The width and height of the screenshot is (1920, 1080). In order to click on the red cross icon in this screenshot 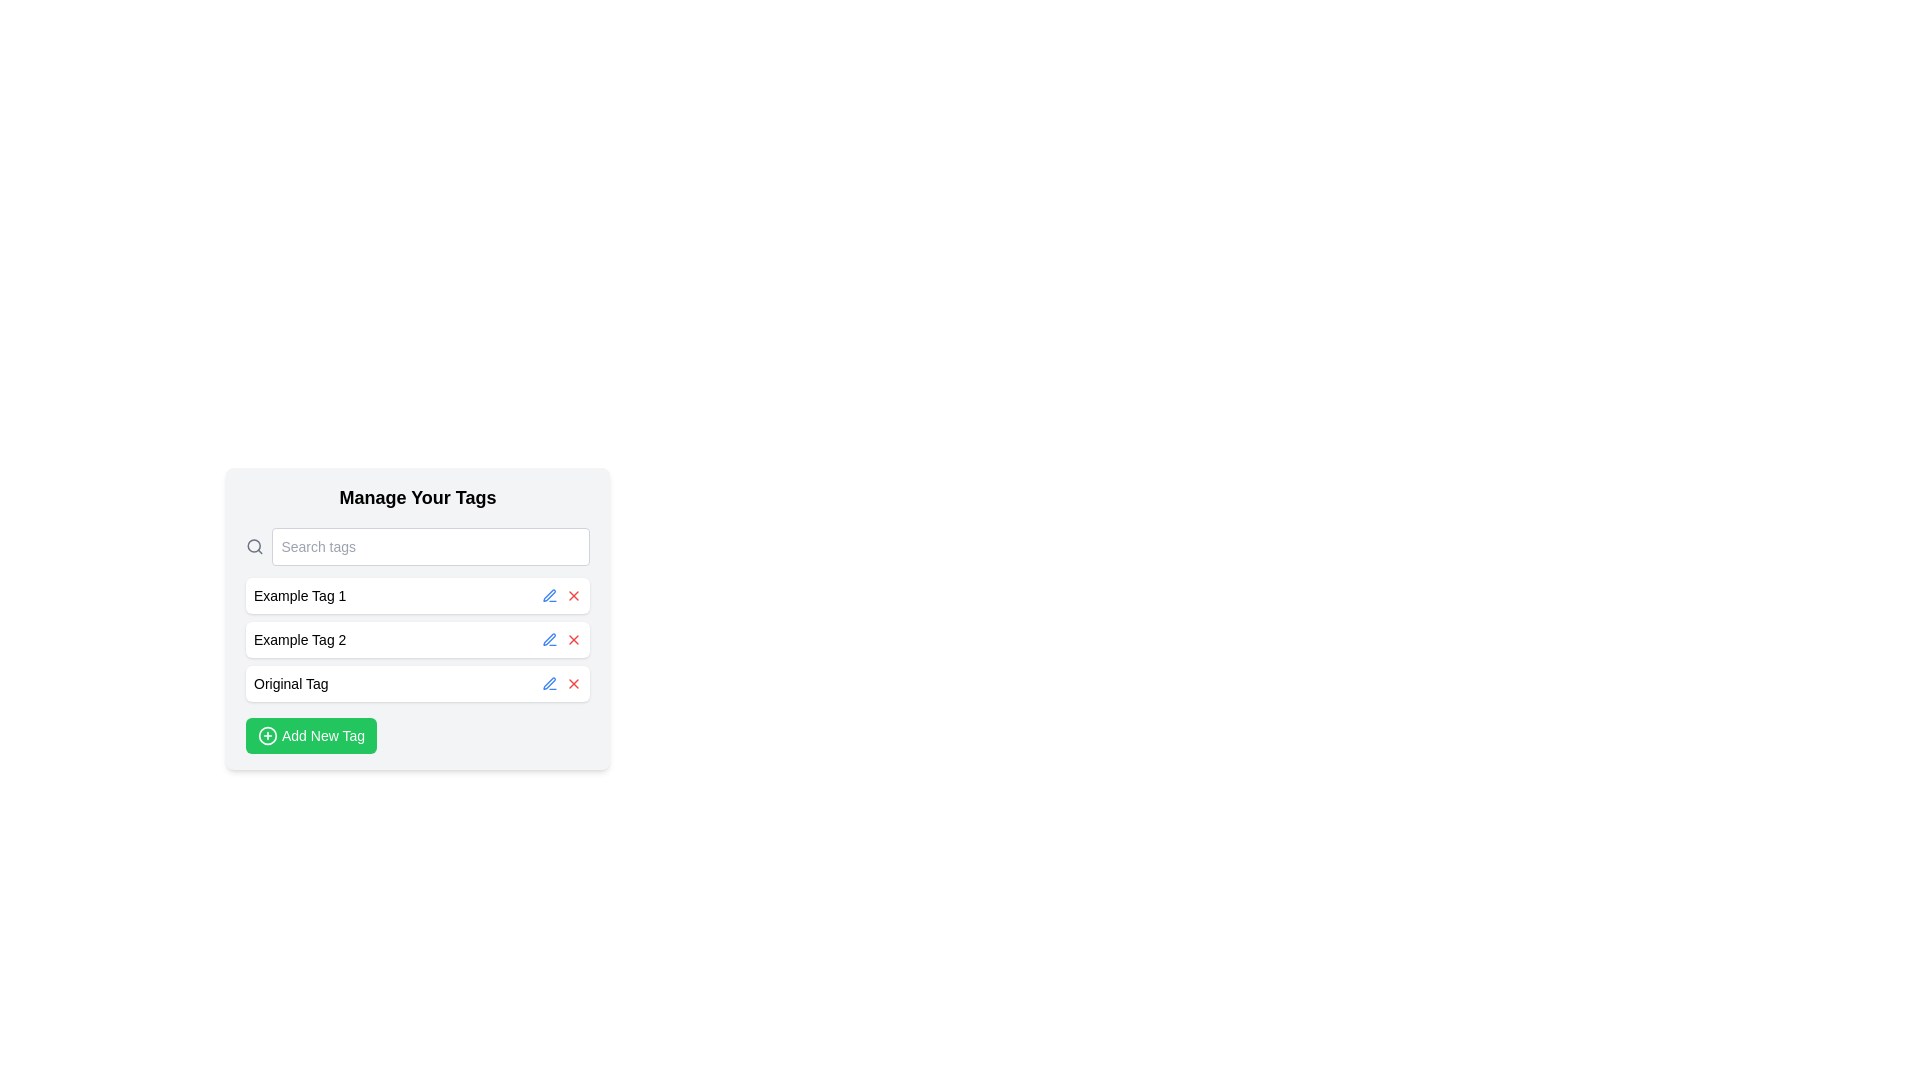, I will do `click(560, 682)`.